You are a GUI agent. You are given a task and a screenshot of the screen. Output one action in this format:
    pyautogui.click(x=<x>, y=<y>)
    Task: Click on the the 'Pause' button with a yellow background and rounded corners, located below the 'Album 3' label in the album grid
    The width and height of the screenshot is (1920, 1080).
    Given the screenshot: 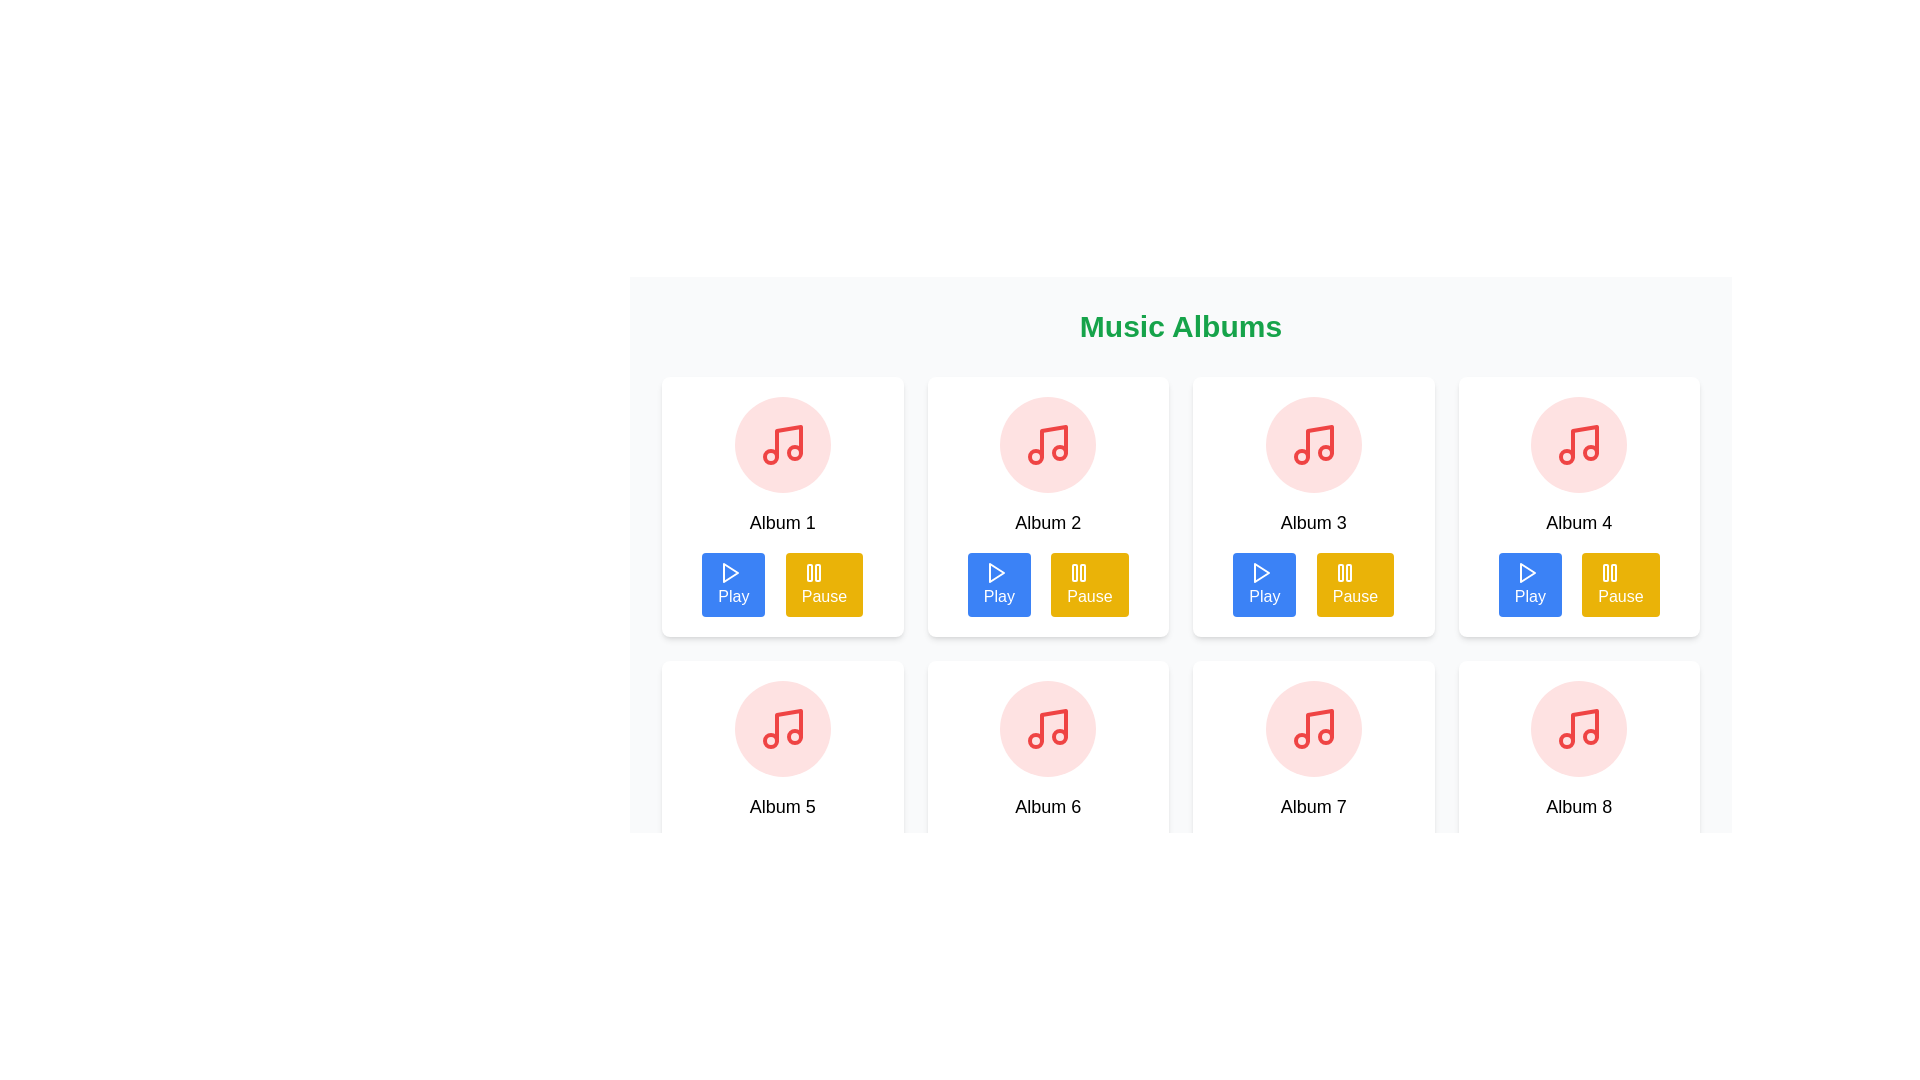 What is the action you would take?
    pyautogui.click(x=1355, y=585)
    